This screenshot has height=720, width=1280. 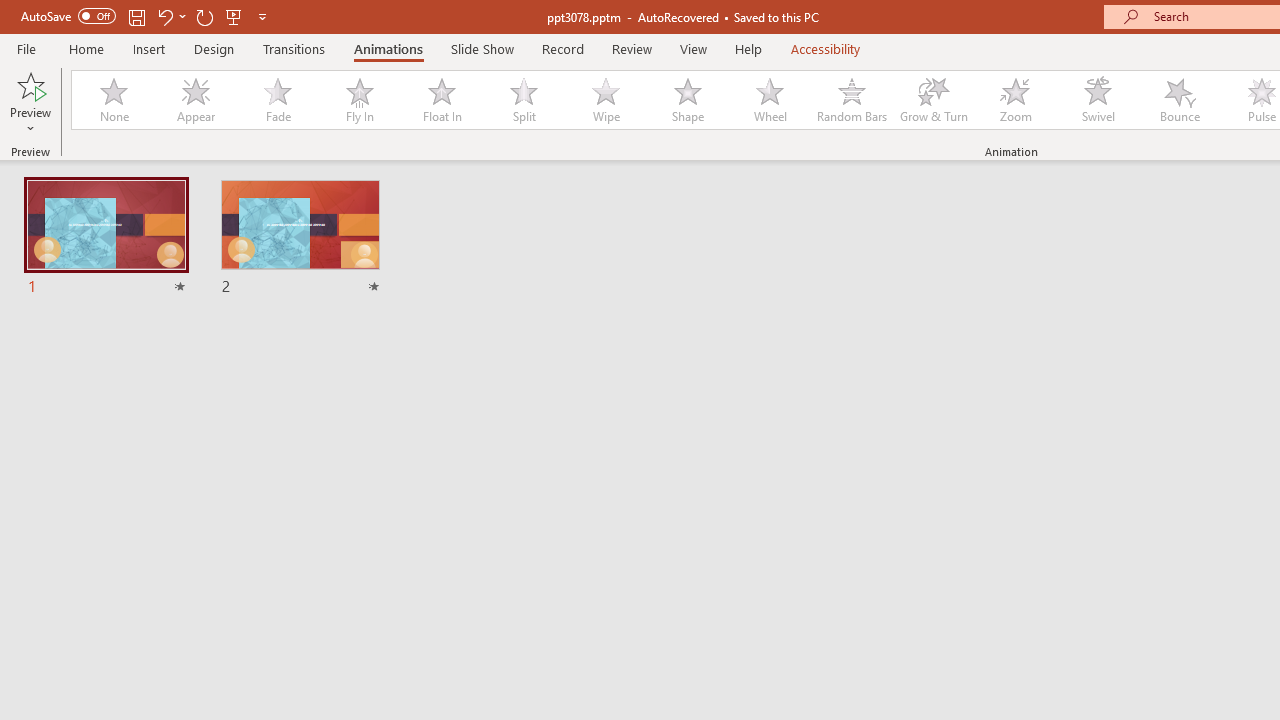 I want to click on 'None', so click(x=112, y=100).